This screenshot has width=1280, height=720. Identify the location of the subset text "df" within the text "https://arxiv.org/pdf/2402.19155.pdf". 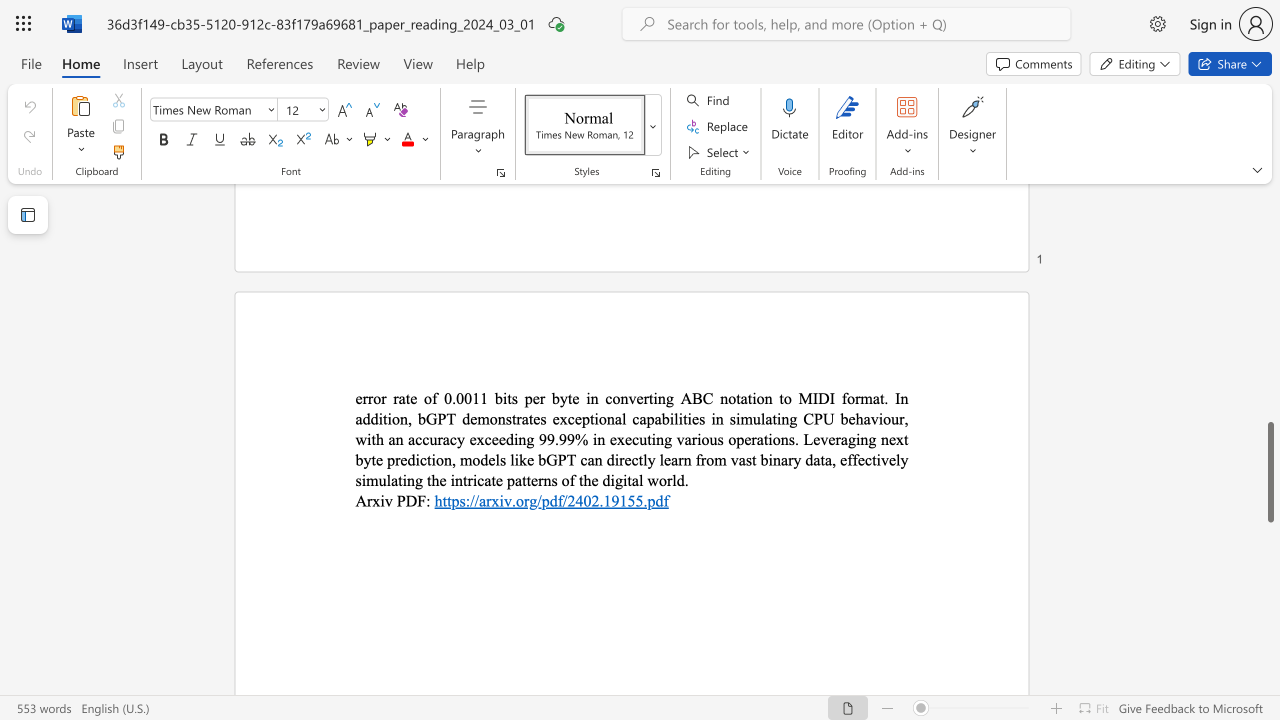
(655, 500).